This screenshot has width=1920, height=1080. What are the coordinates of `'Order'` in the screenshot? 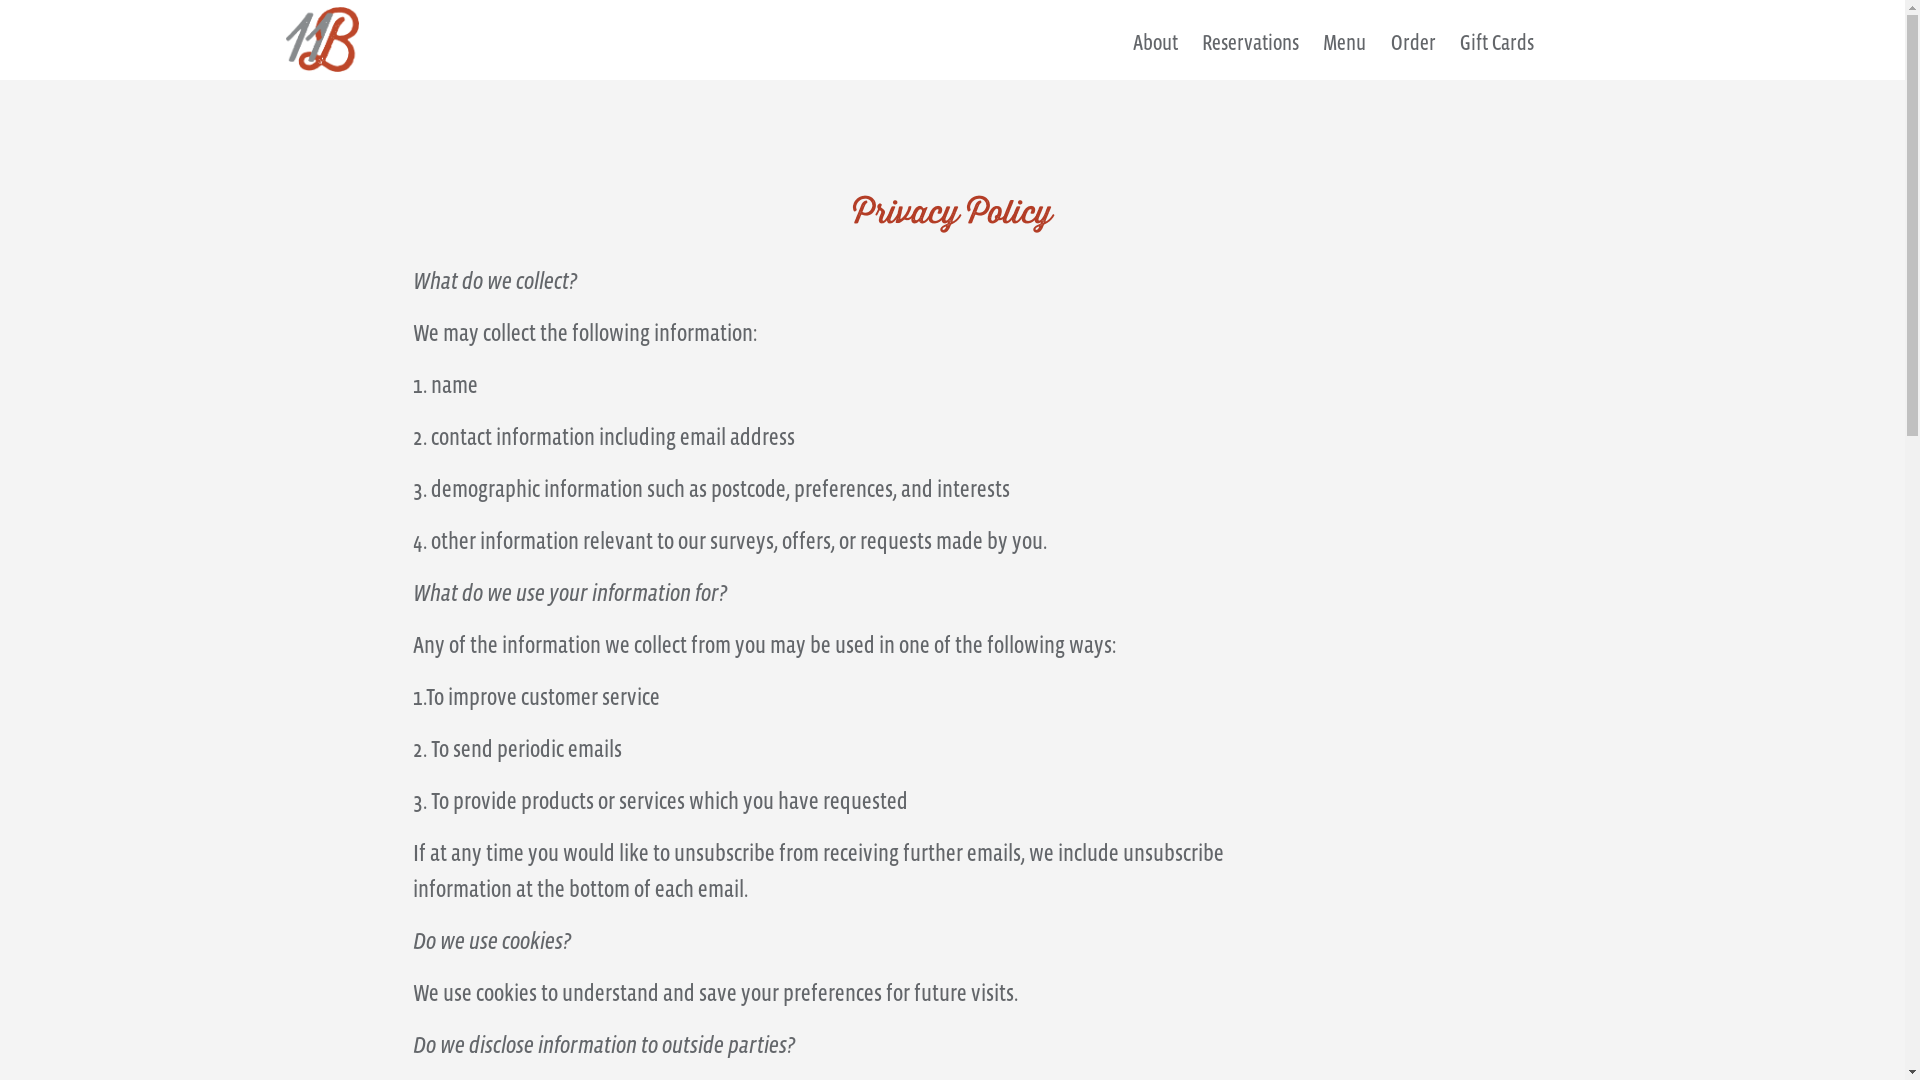 It's located at (1412, 52).